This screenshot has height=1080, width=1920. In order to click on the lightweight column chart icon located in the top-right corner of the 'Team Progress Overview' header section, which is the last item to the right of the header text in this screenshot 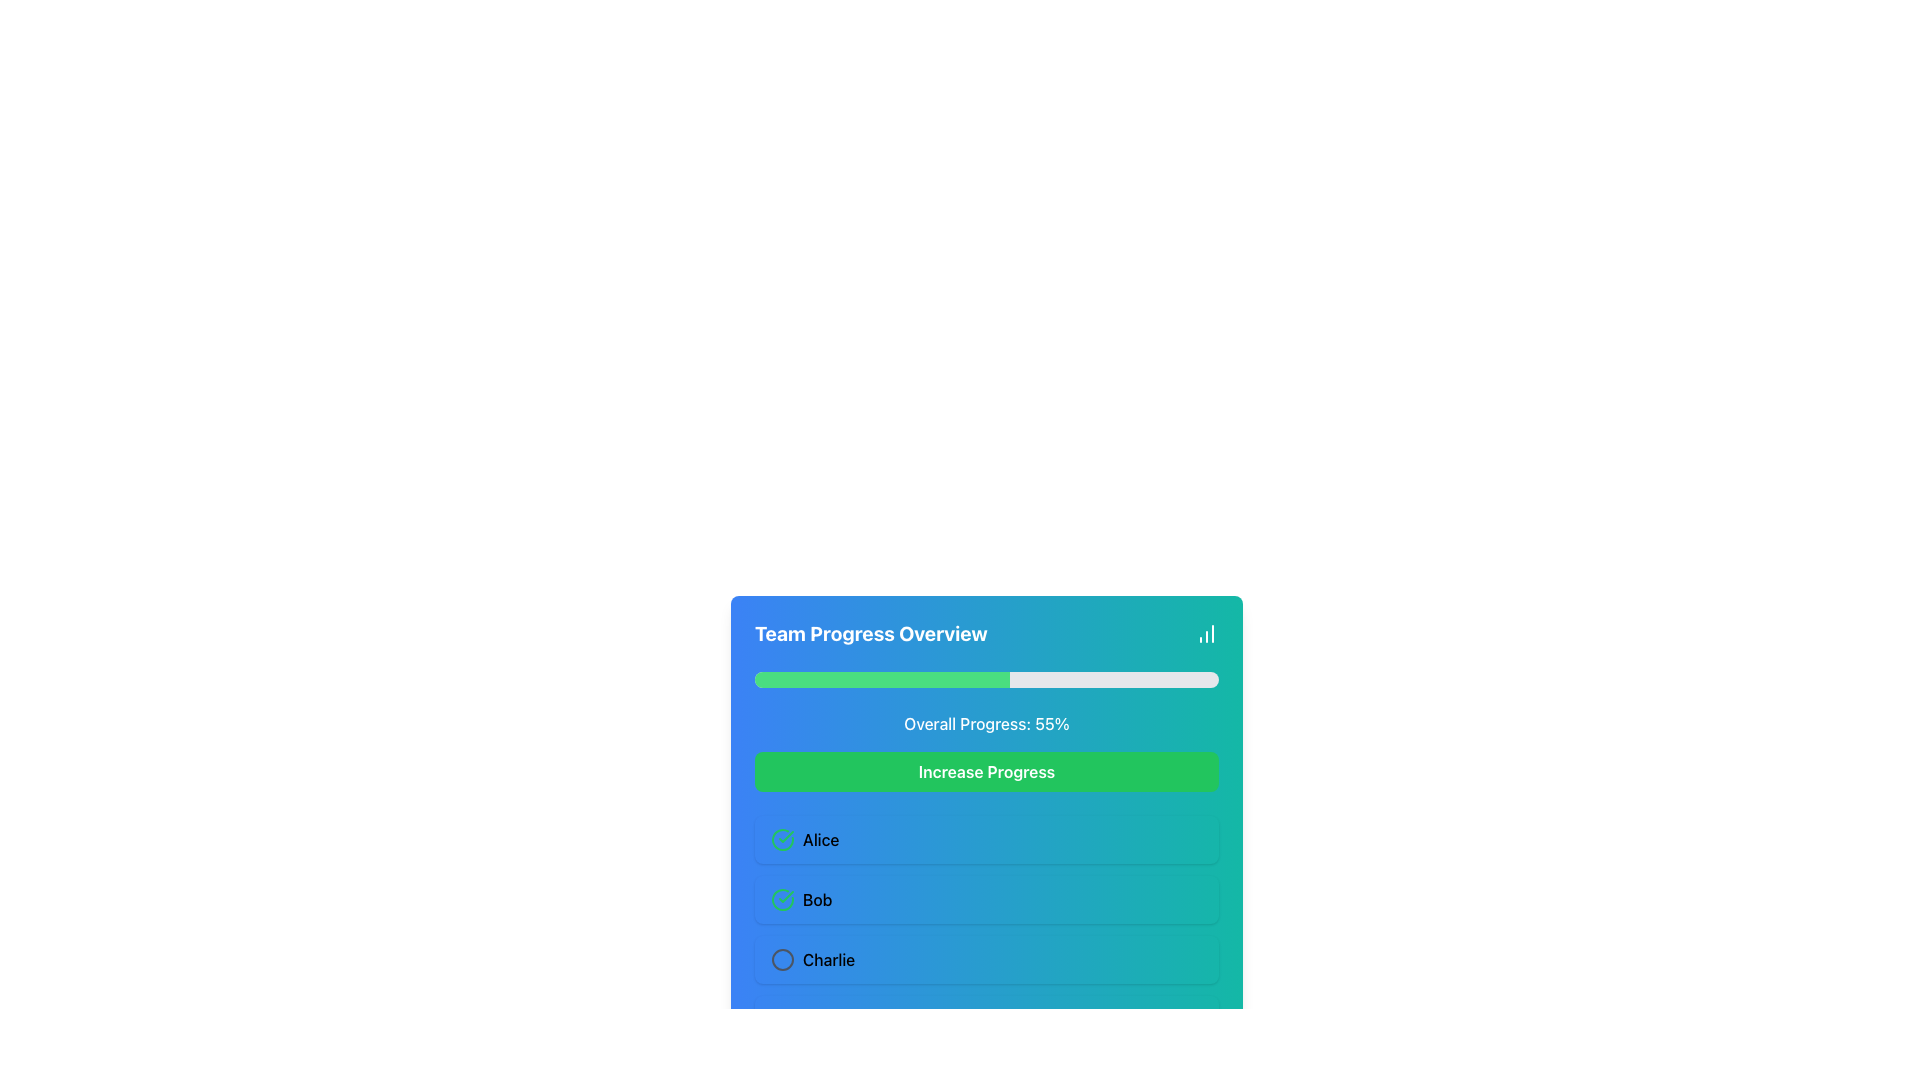, I will do `click(1205, 633)`.